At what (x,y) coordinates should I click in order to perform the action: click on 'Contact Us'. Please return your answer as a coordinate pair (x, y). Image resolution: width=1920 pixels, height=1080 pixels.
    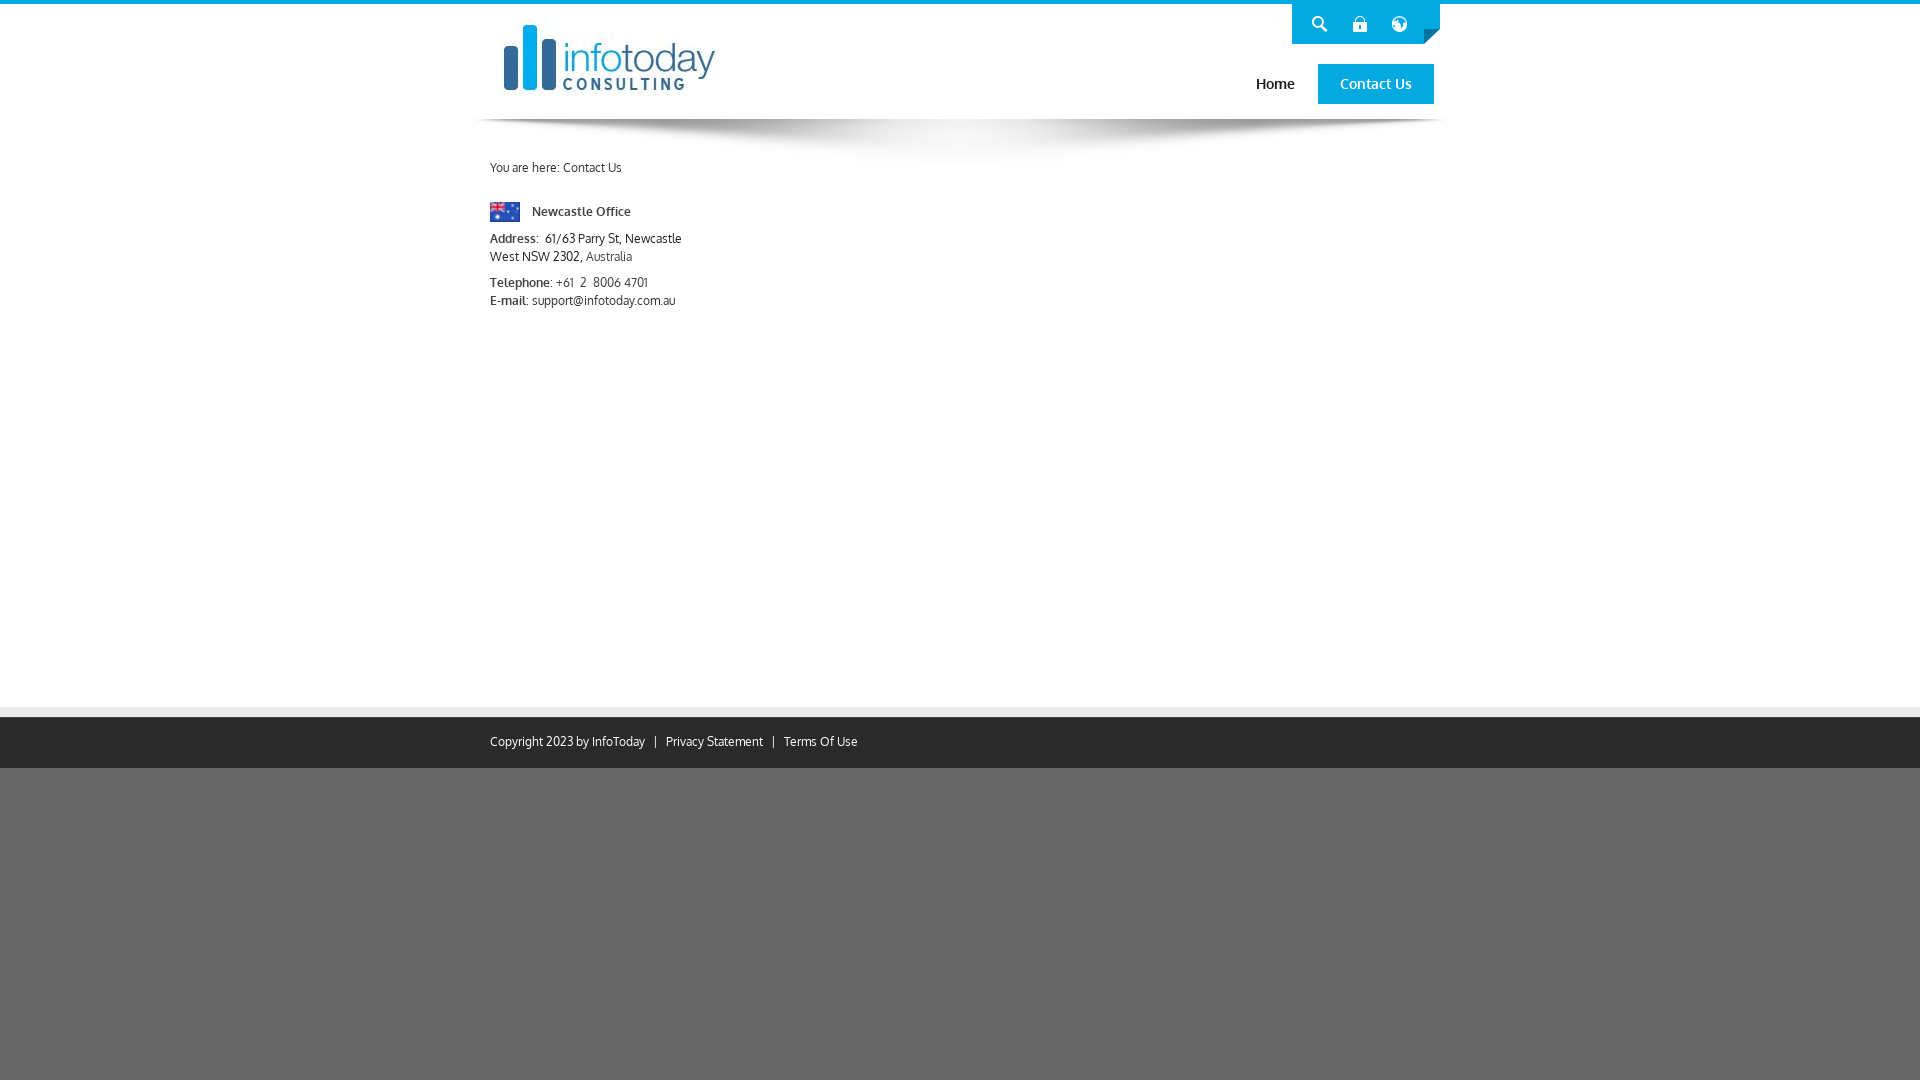
    Looking at the image, I should click on (1375, 83).